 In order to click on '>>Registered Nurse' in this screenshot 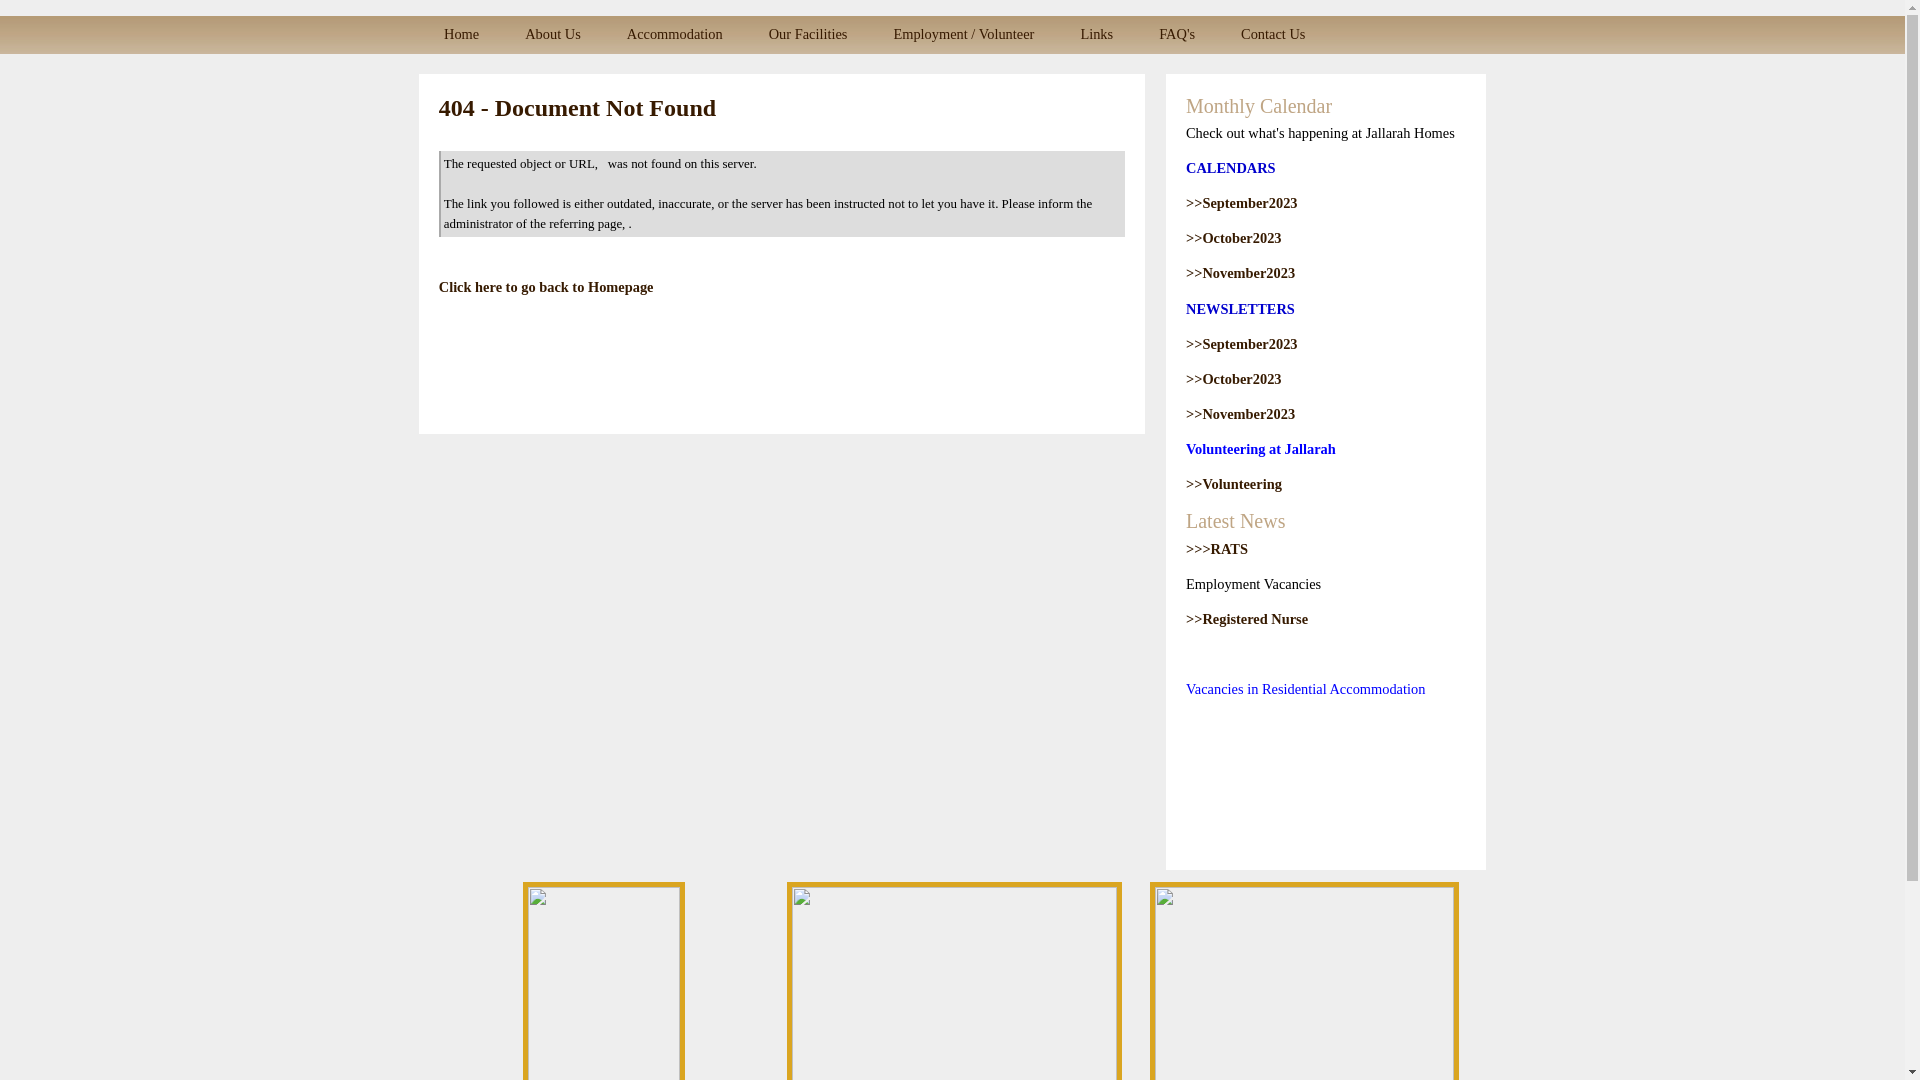, I will do `click(1246, 617)`.